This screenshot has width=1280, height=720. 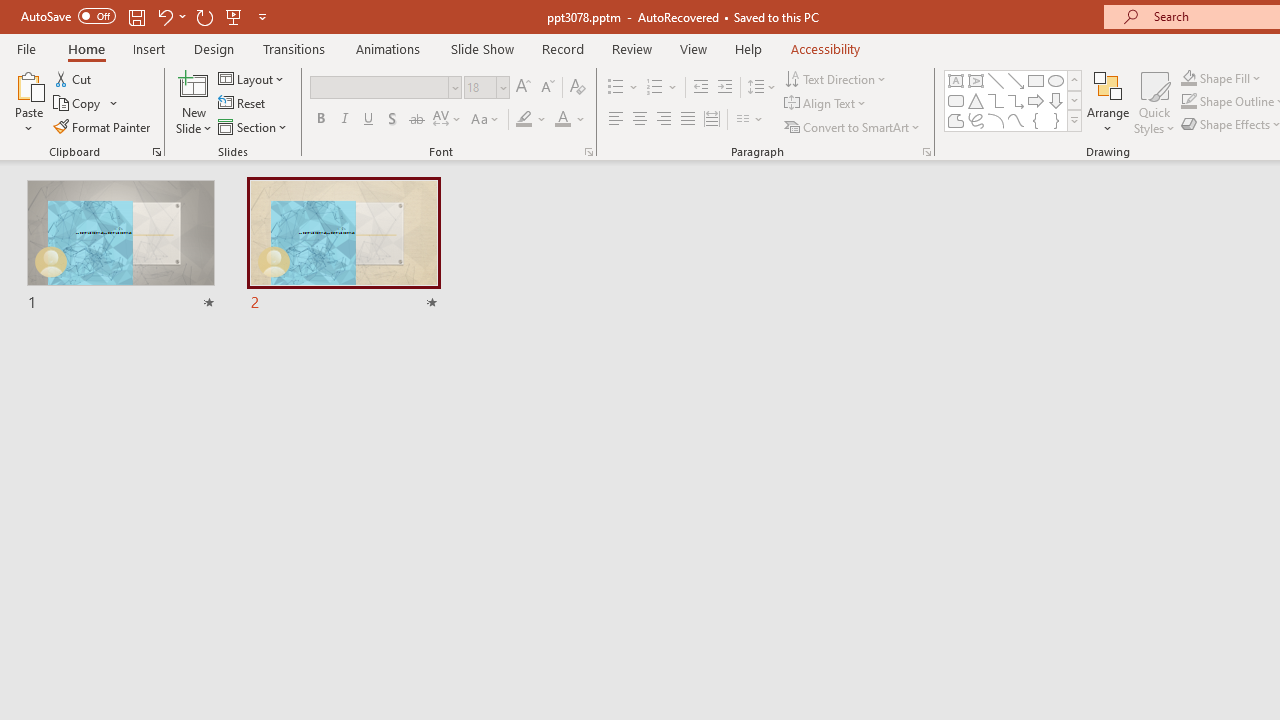 I want to click on 'Convert to SmartArt', so click(x=853, y=127).